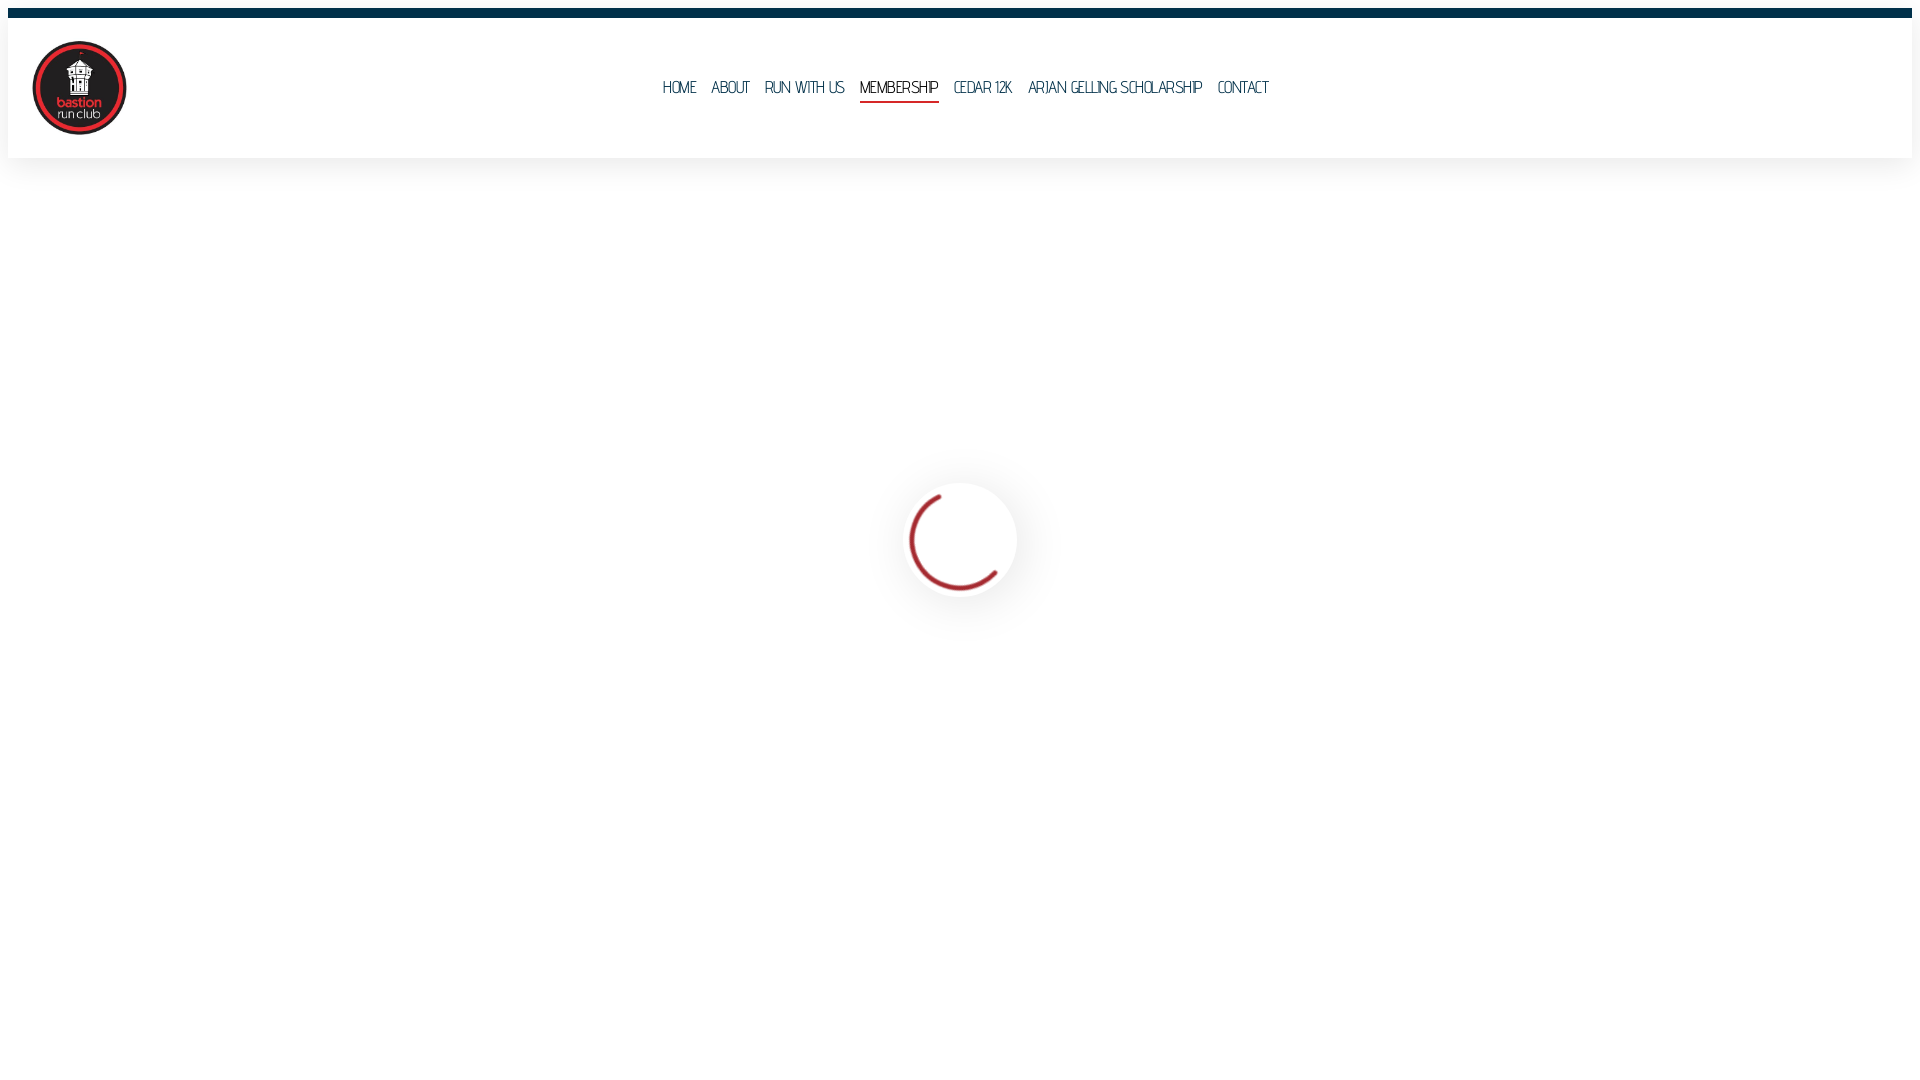 This screenshot has width=1920, height=1080. What do you see at coordinates (56, 1065) in the screenshot?
I see `'Bastion Run Club Membership'` at bounding box center [56, 1065].